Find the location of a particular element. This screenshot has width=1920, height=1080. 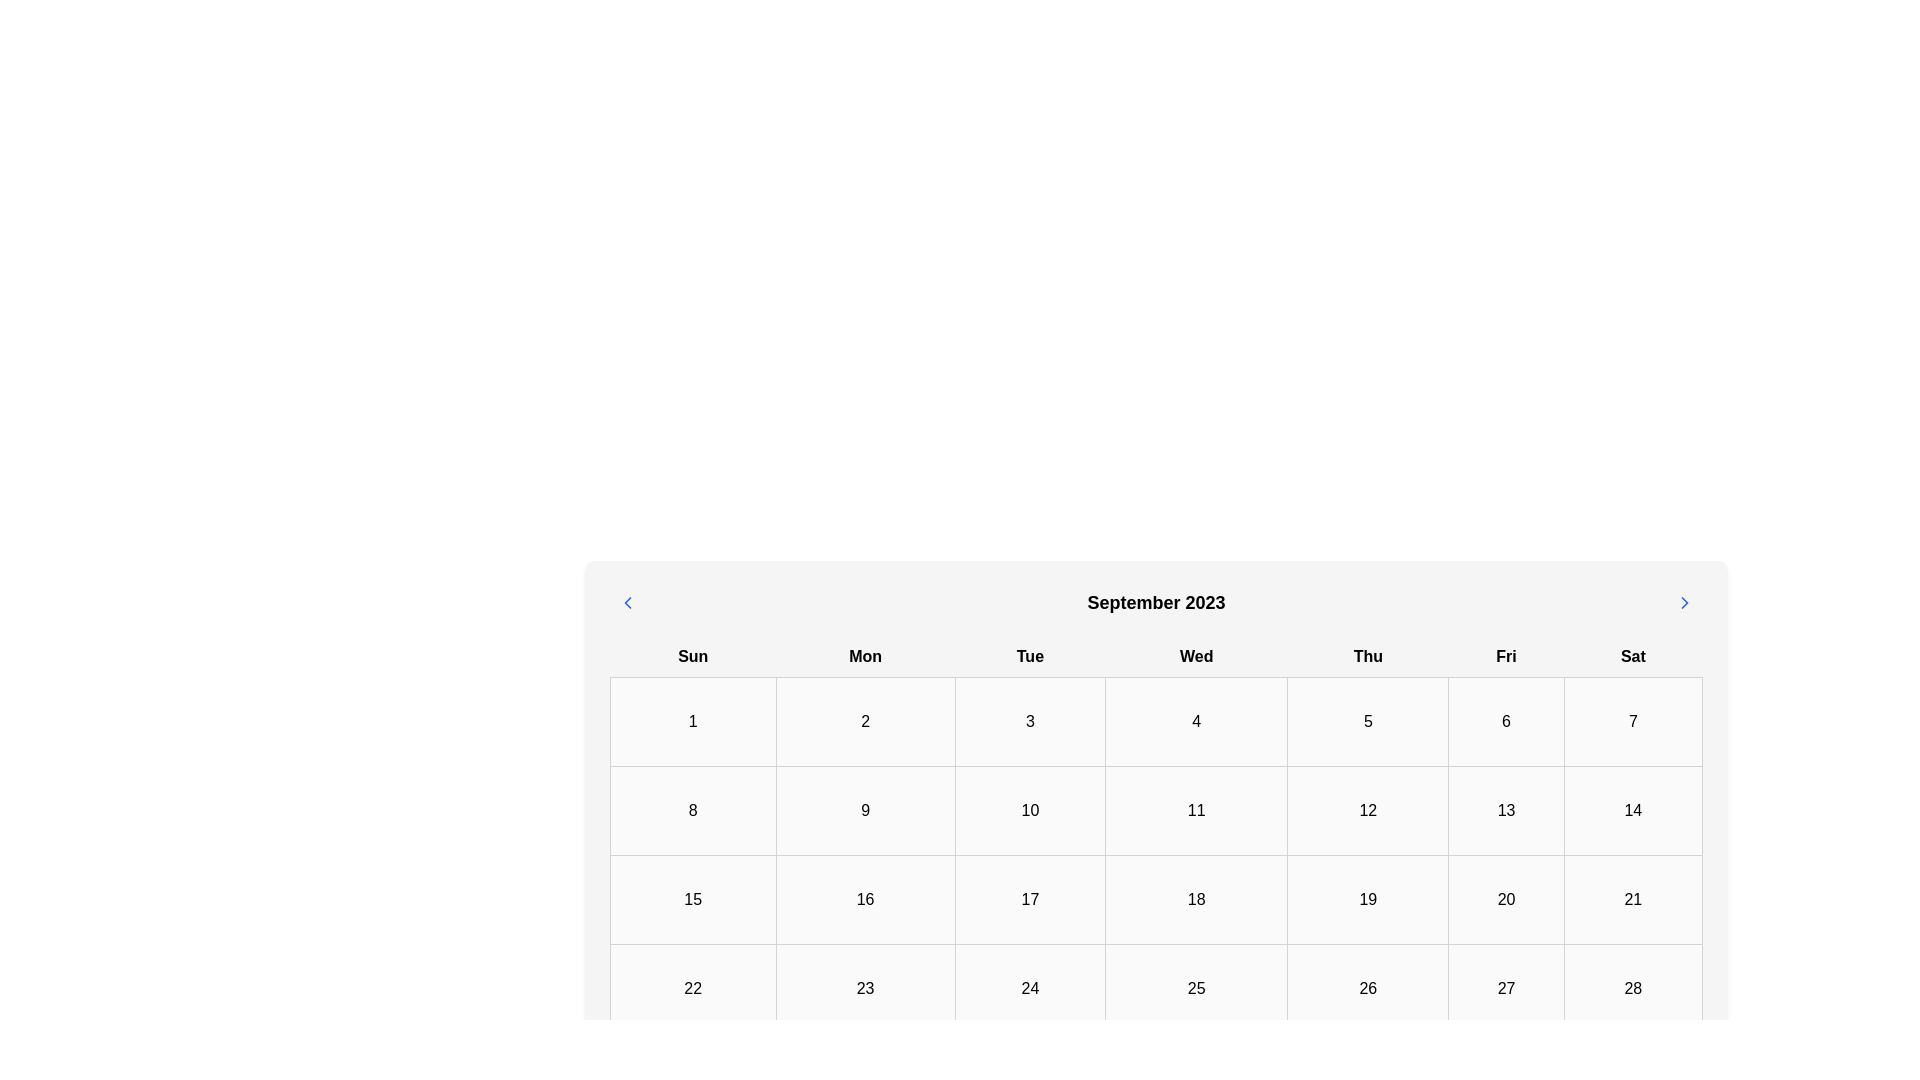

the button representing 'Friday, 13th September 2023' in the calendar interface is located at coordinates (1506, 810).